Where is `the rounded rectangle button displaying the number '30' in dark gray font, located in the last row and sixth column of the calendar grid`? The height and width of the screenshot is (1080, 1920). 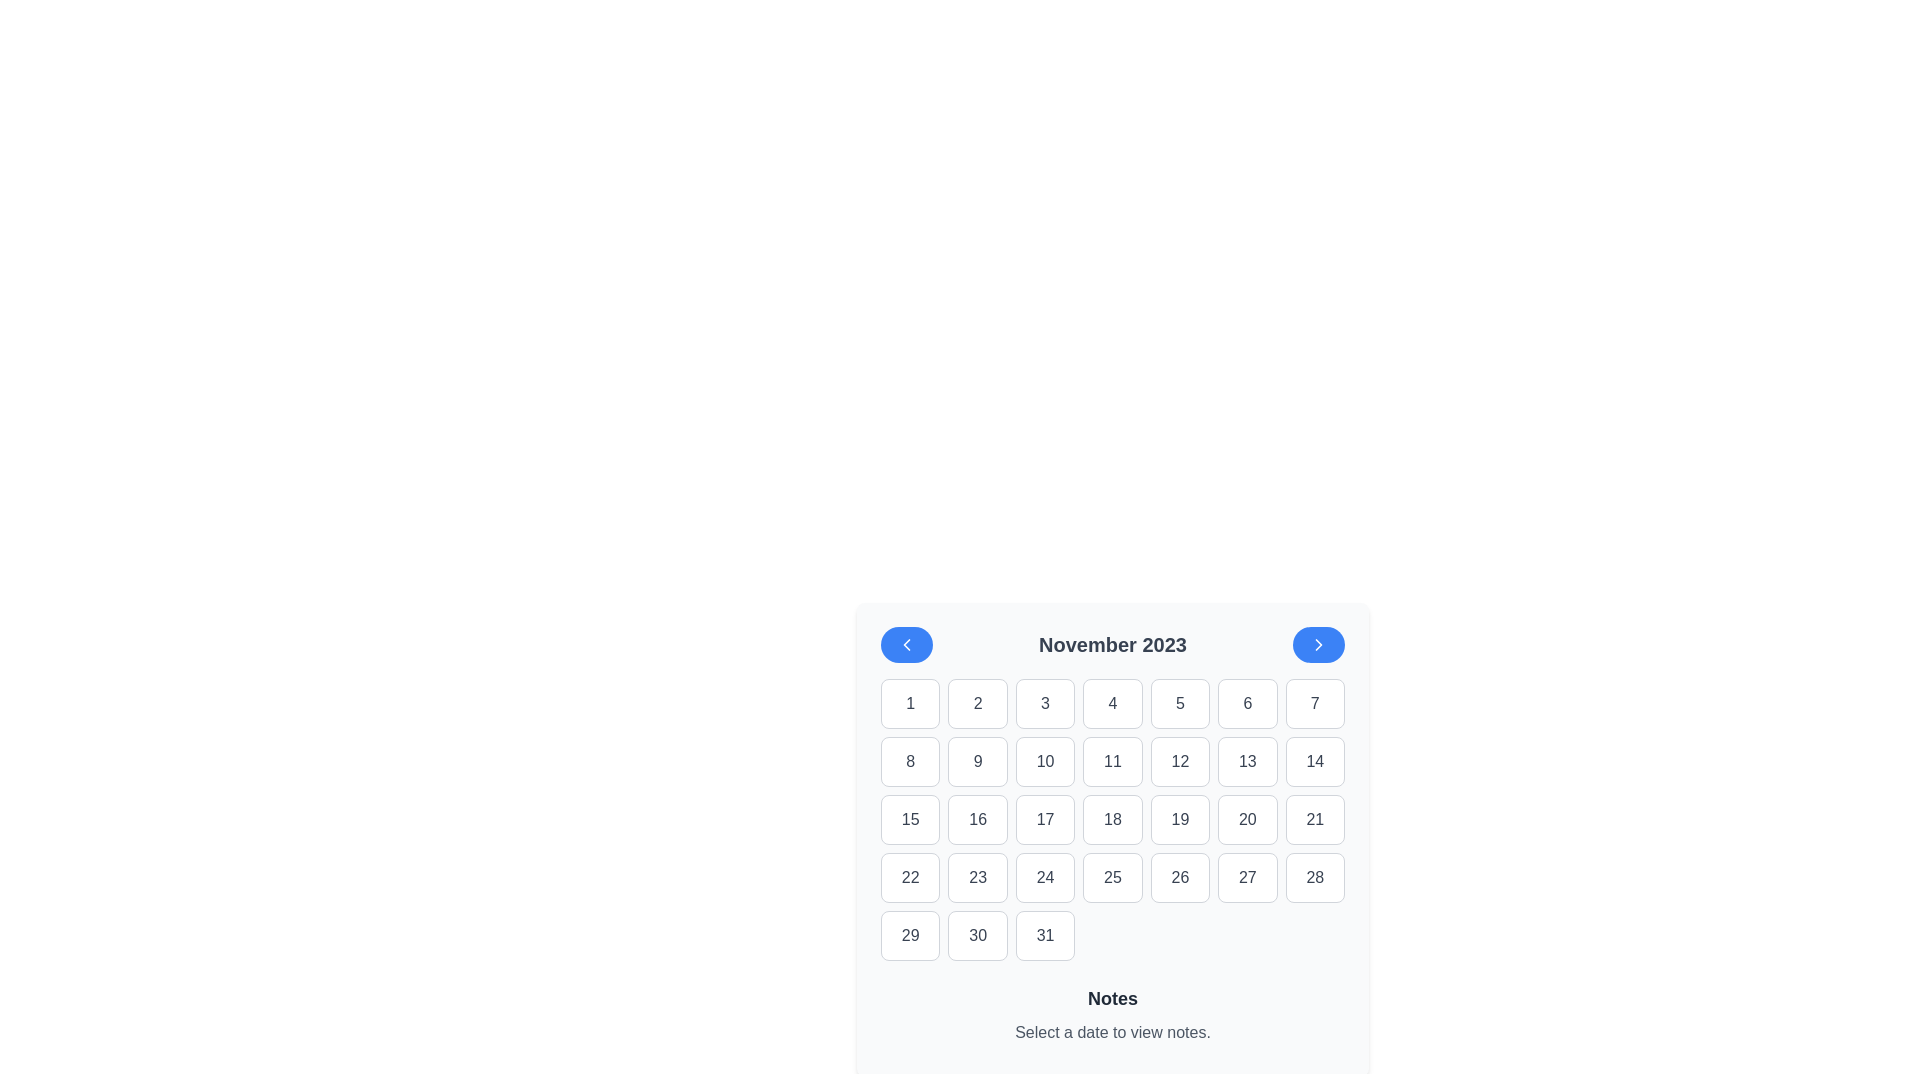
the rounded rectangle button displaying the number '30' in dark gray font, located in the last row and sixth column of the calendar grid is located at coordinates (978, 936).